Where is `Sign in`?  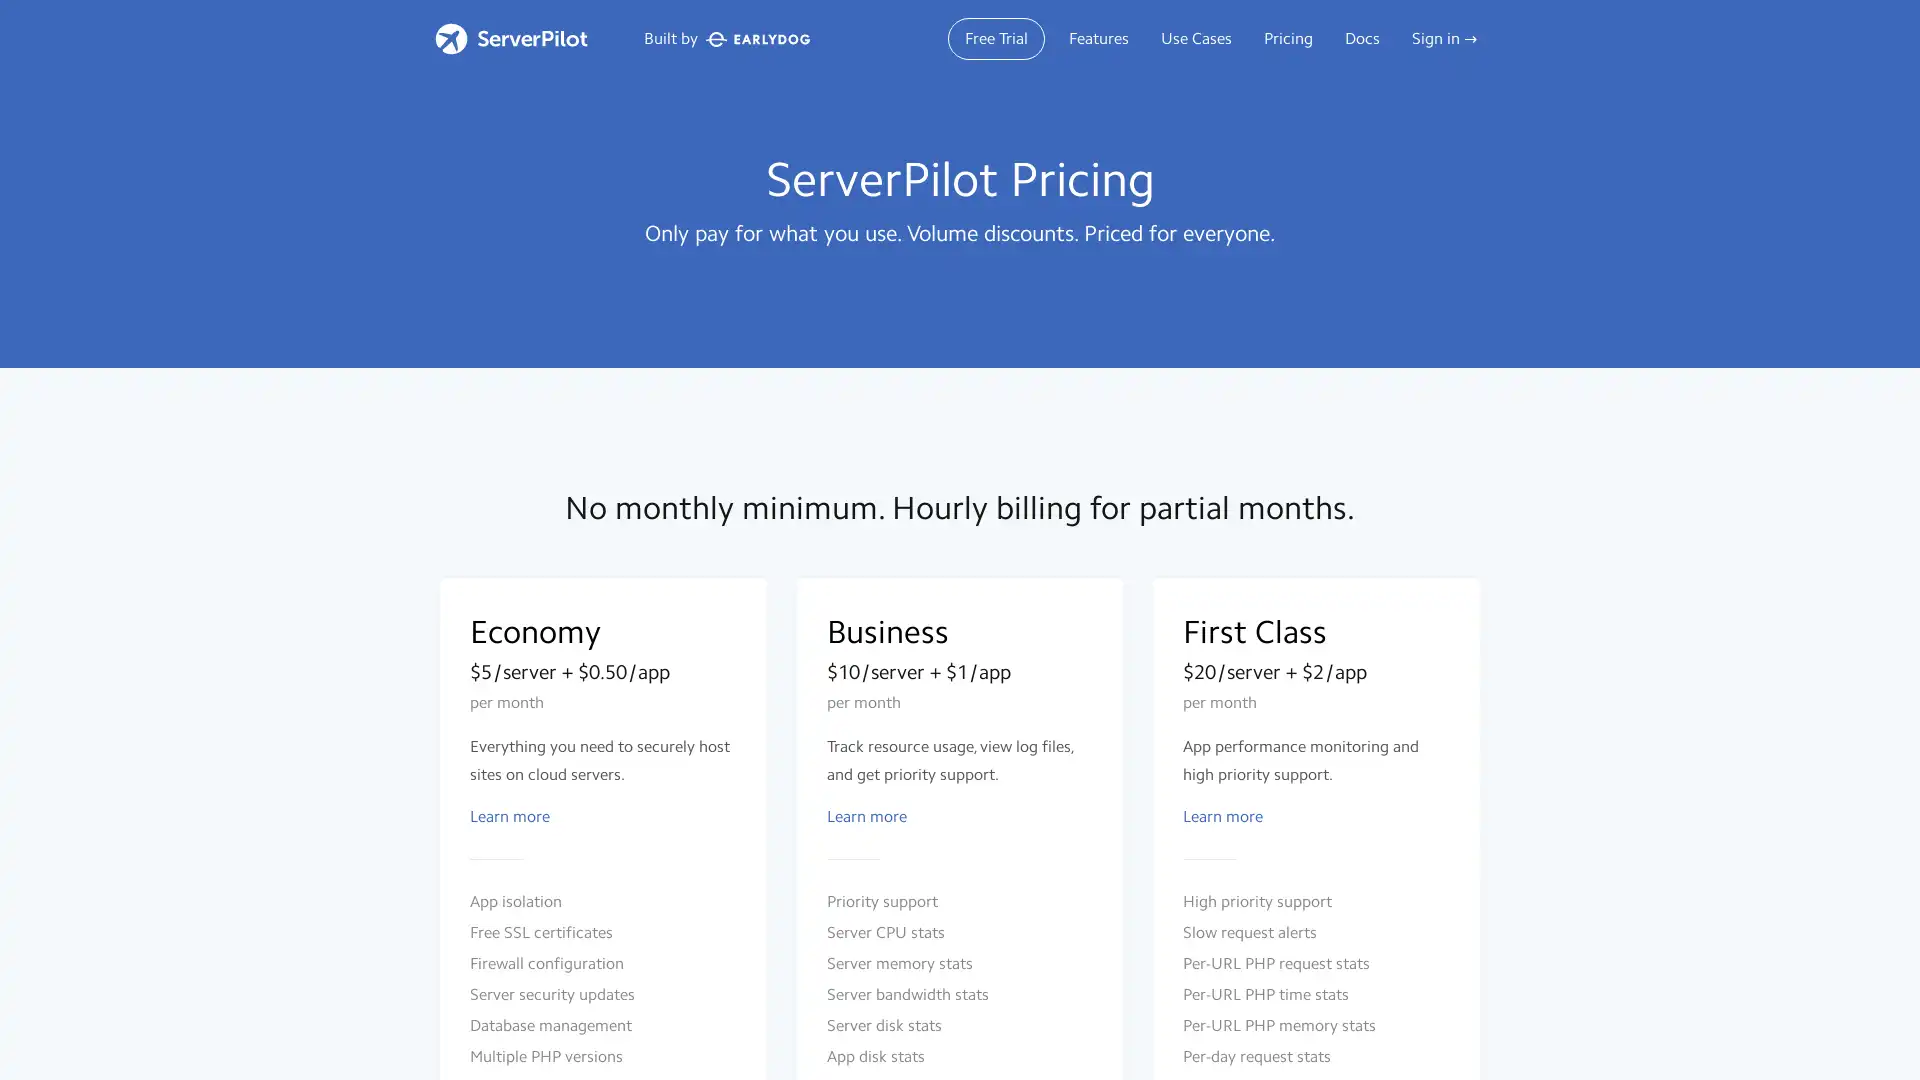
Sign in is located at coordinates (1444, 38).